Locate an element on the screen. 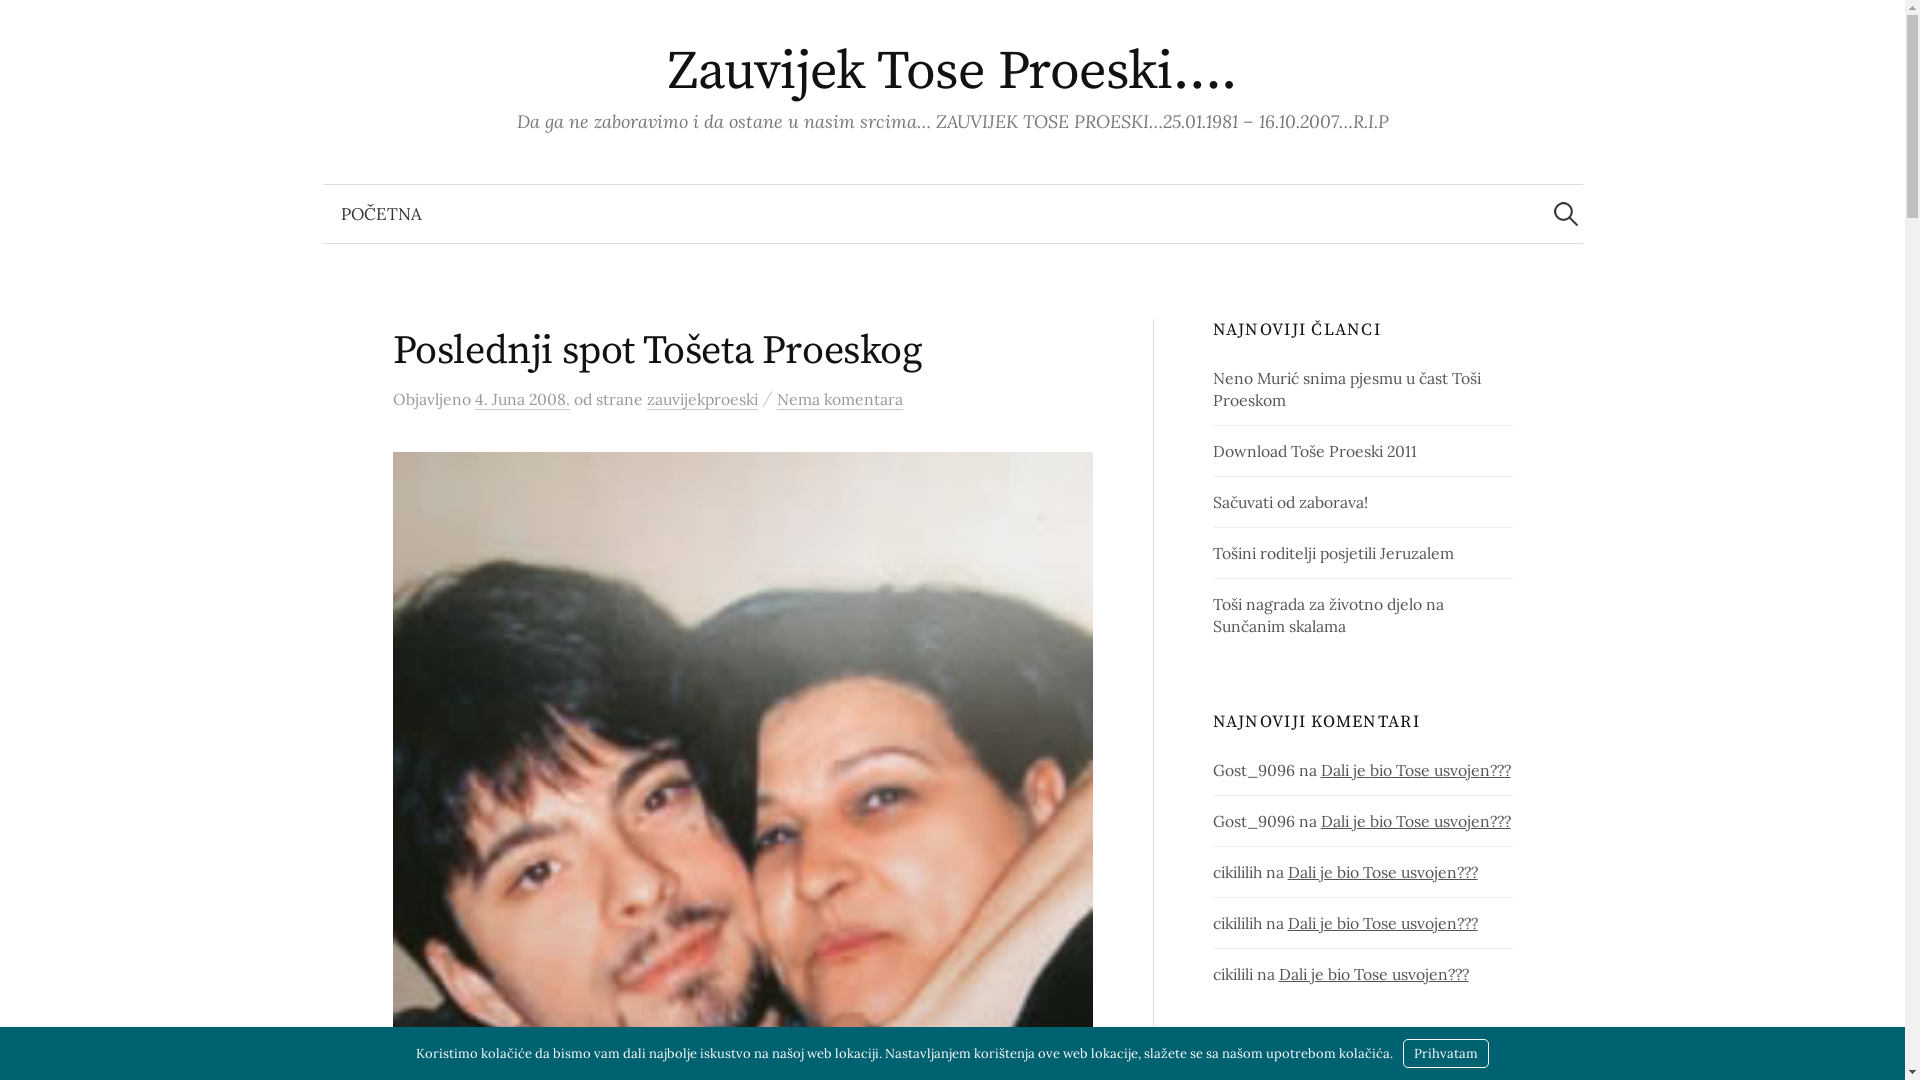 The image size is (1920, 1080). '4. Juna 2008.' is located at coordinates (521, 399).